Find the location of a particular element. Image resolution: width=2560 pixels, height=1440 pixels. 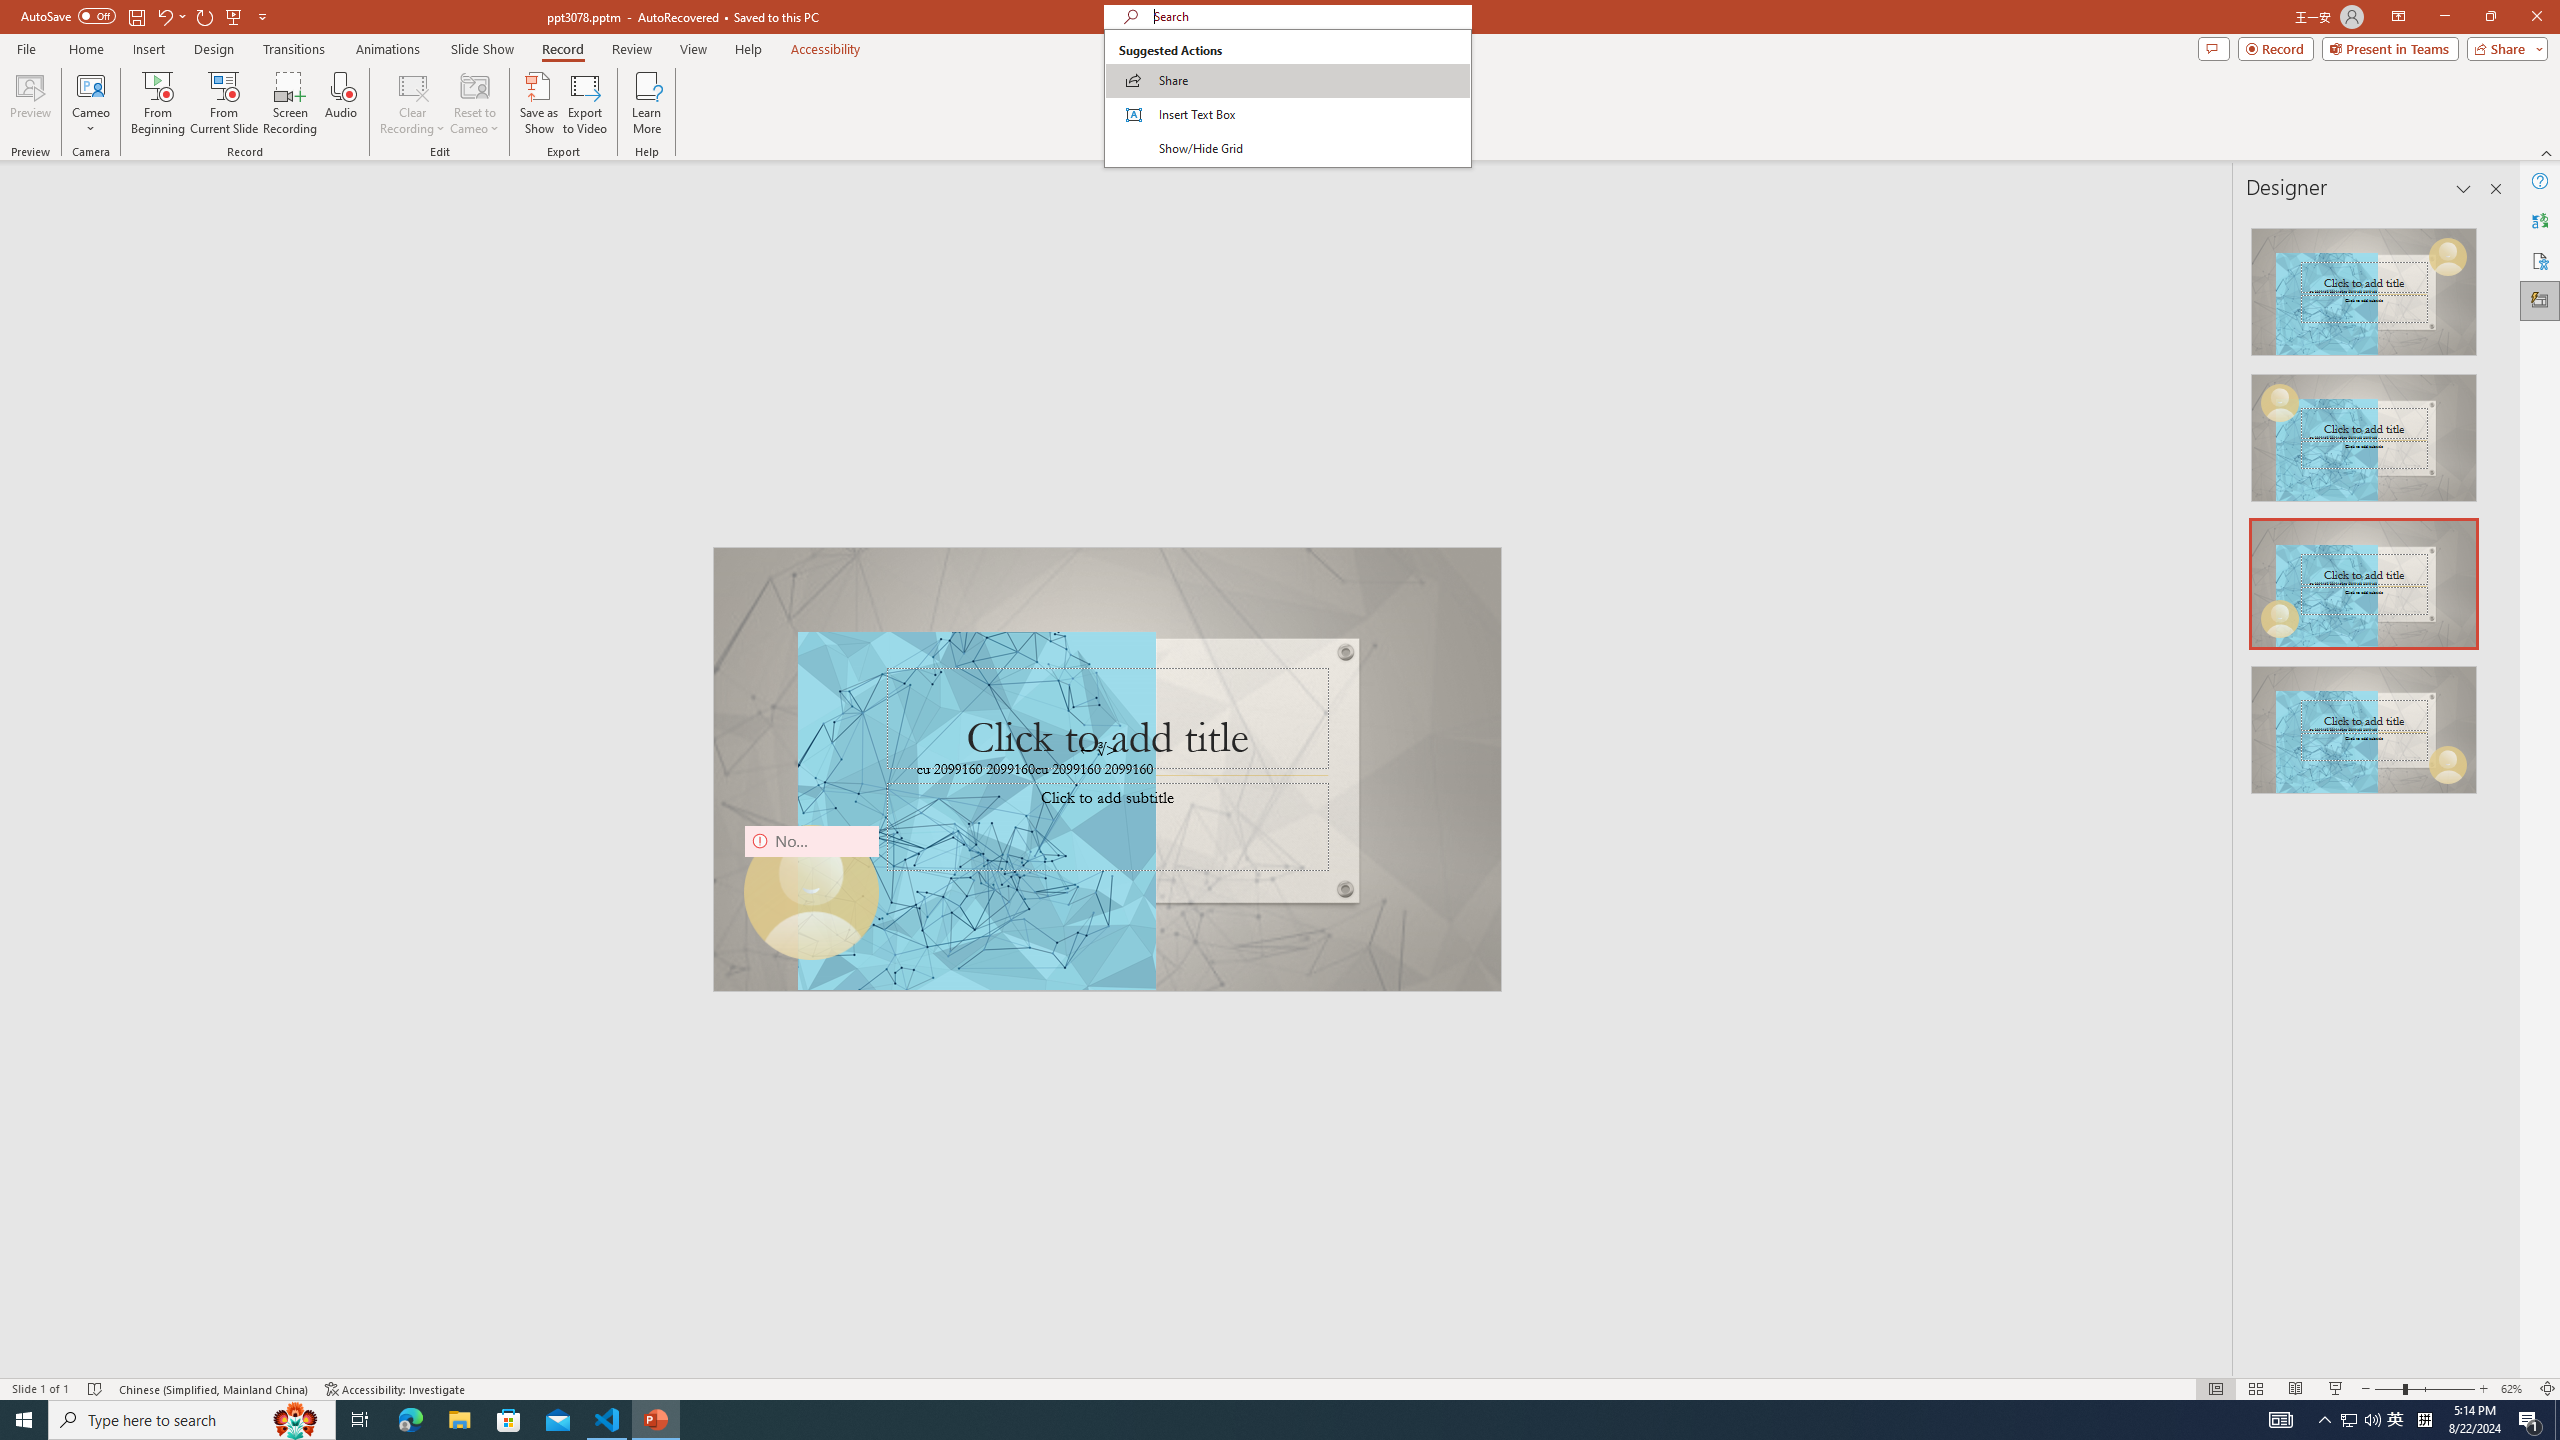

'Insert Text Box' is located at coordinates (1287, 114).